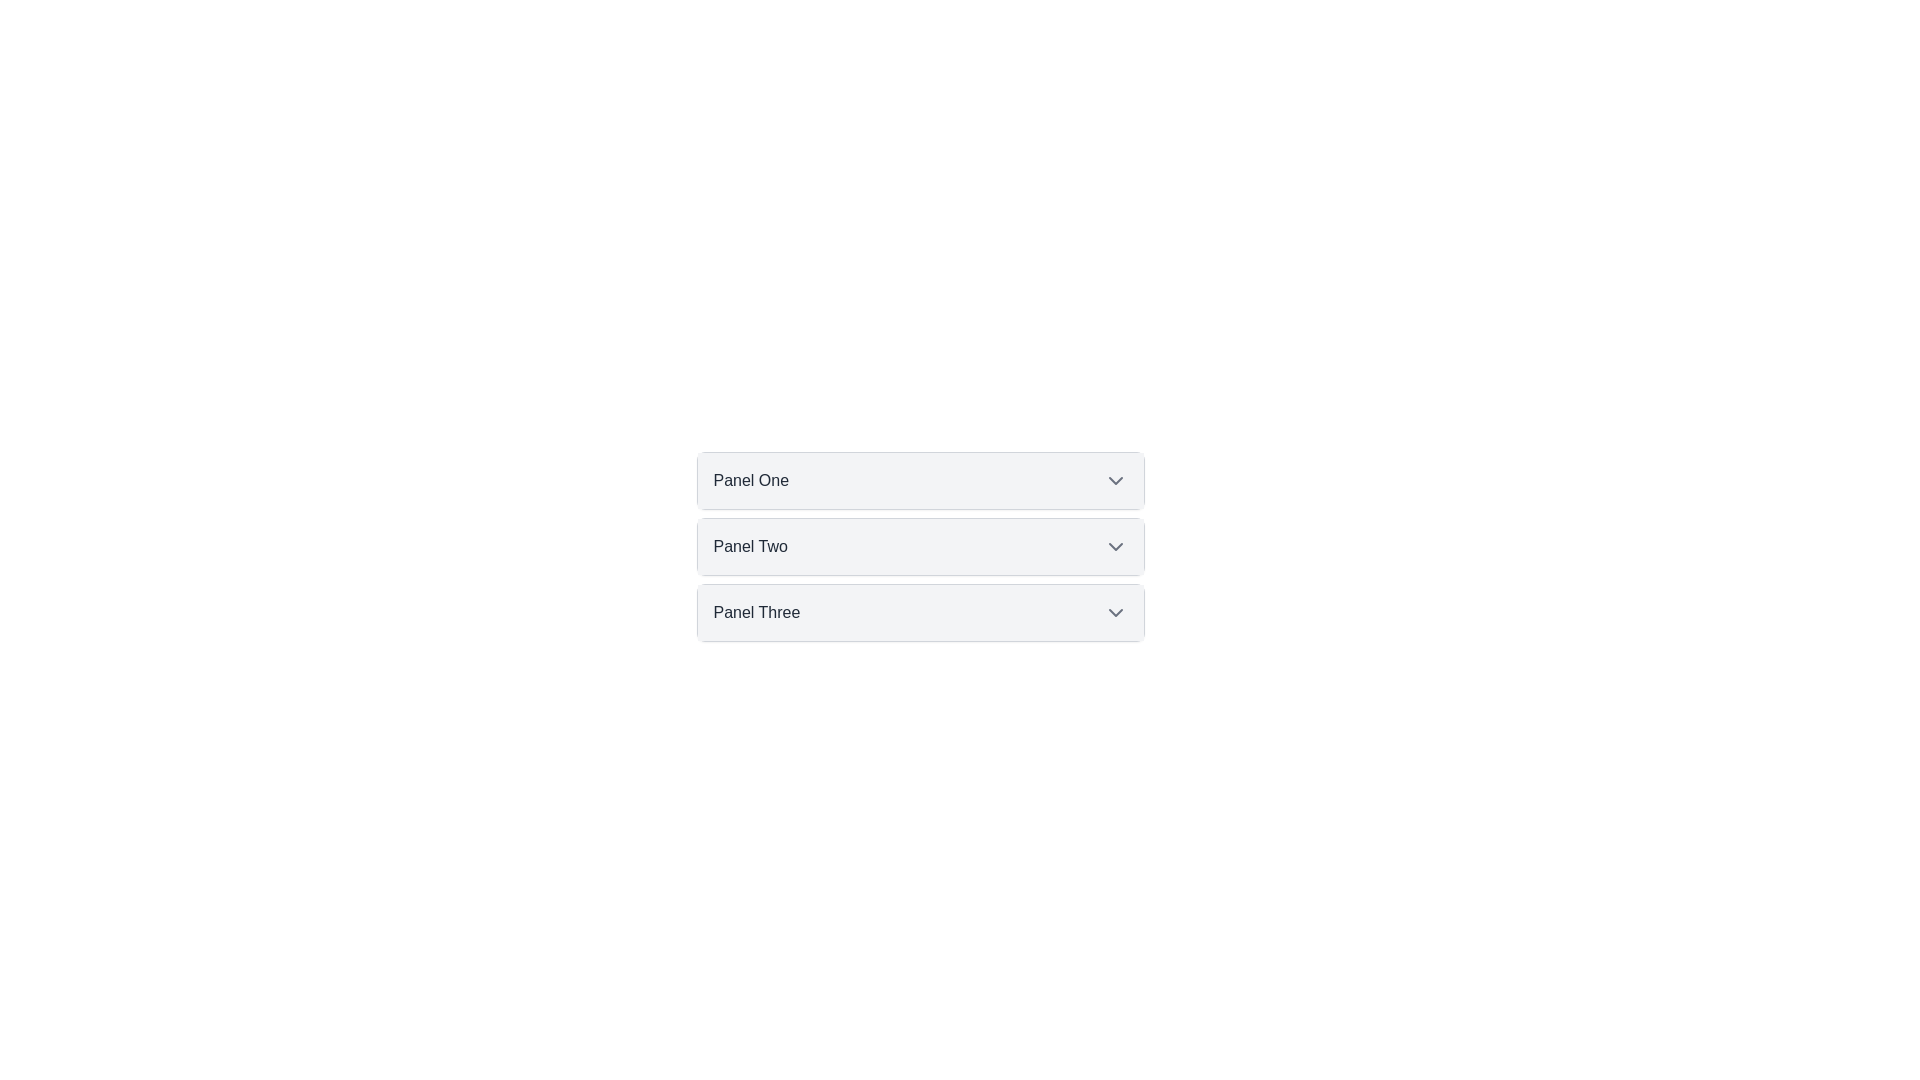 Image resolution: width=1920 pixels, height=1080 pixels. What do you see at coordinates (755, 612) in the screenshot?
I see `the text label that reads 'Panel Three', which is styled with gray text color and located in the left-central area of the third panel header` at bounding box center [755, 612].